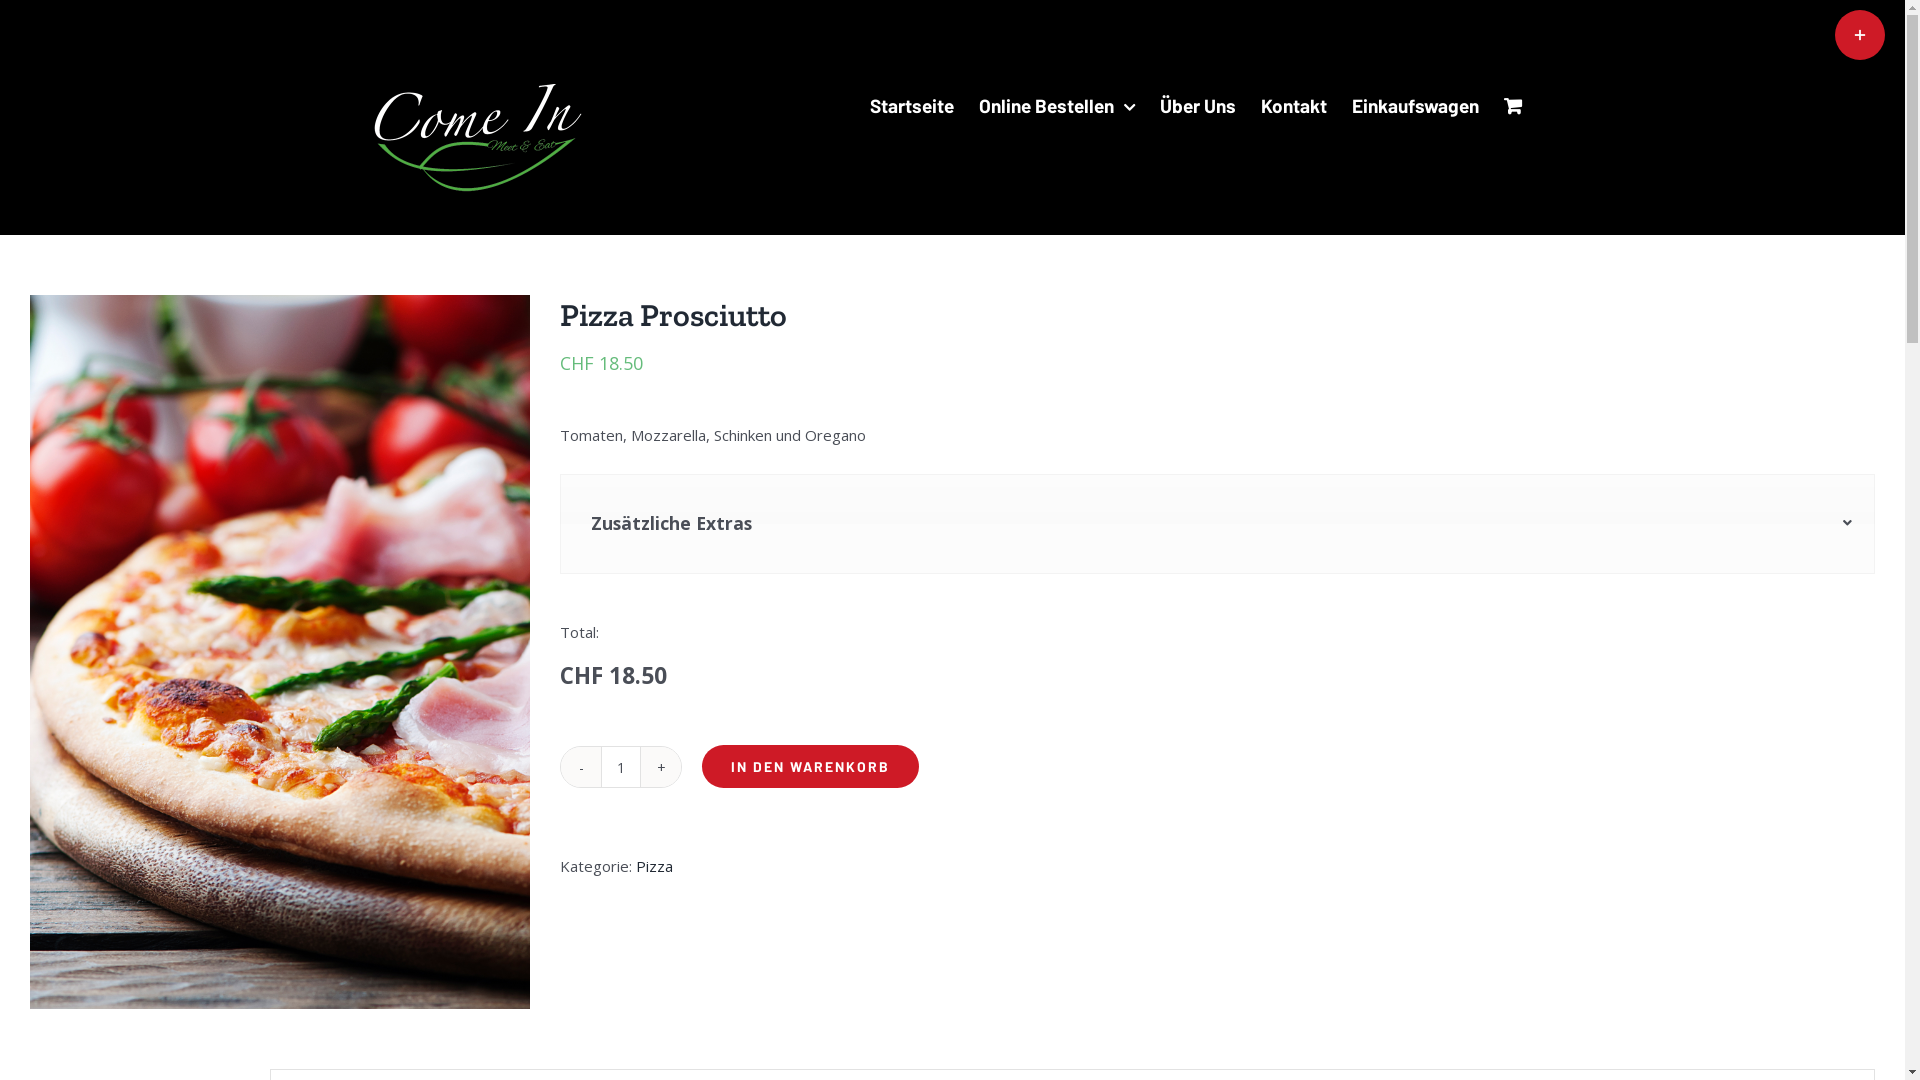  Describe the element at coordinates (810, 765) in the screenshot. I see `'IN DEN WARENKORB'` at that location.